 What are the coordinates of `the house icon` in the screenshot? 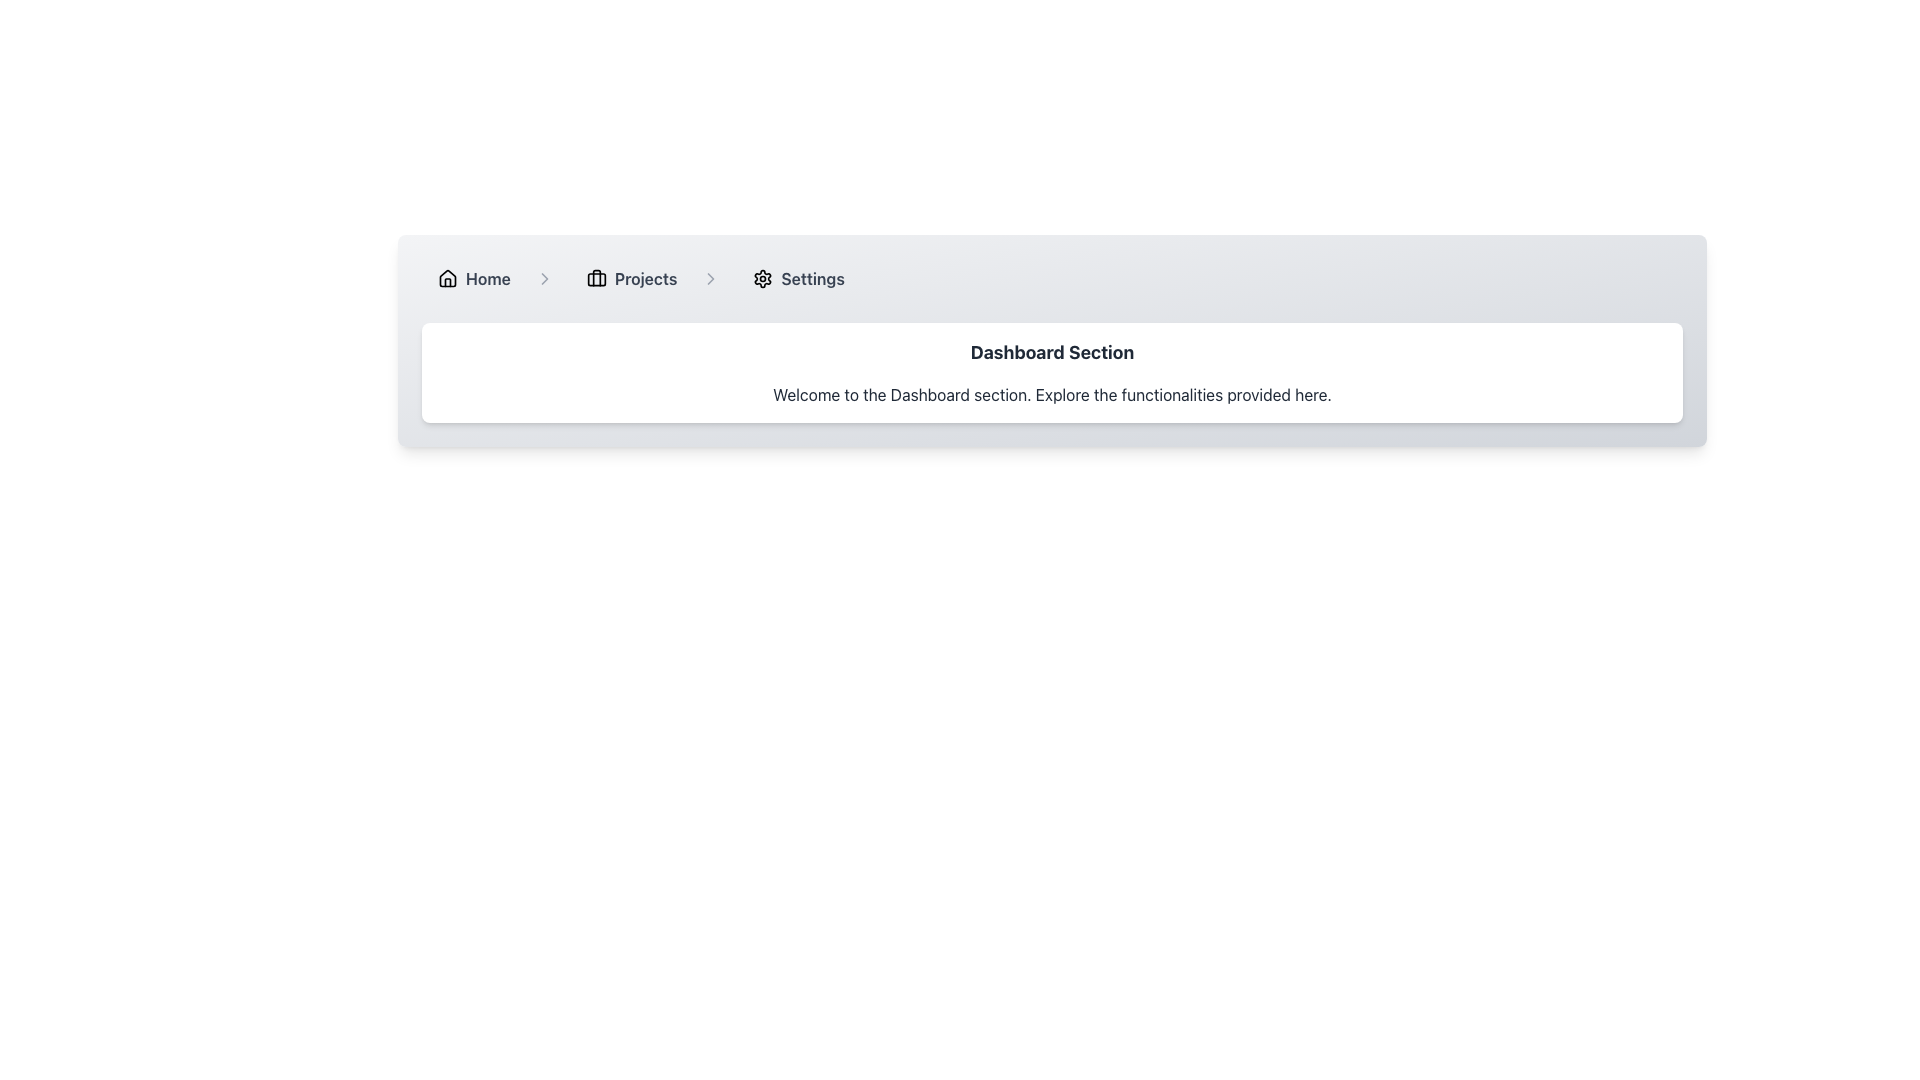 It's located at (446, 277).